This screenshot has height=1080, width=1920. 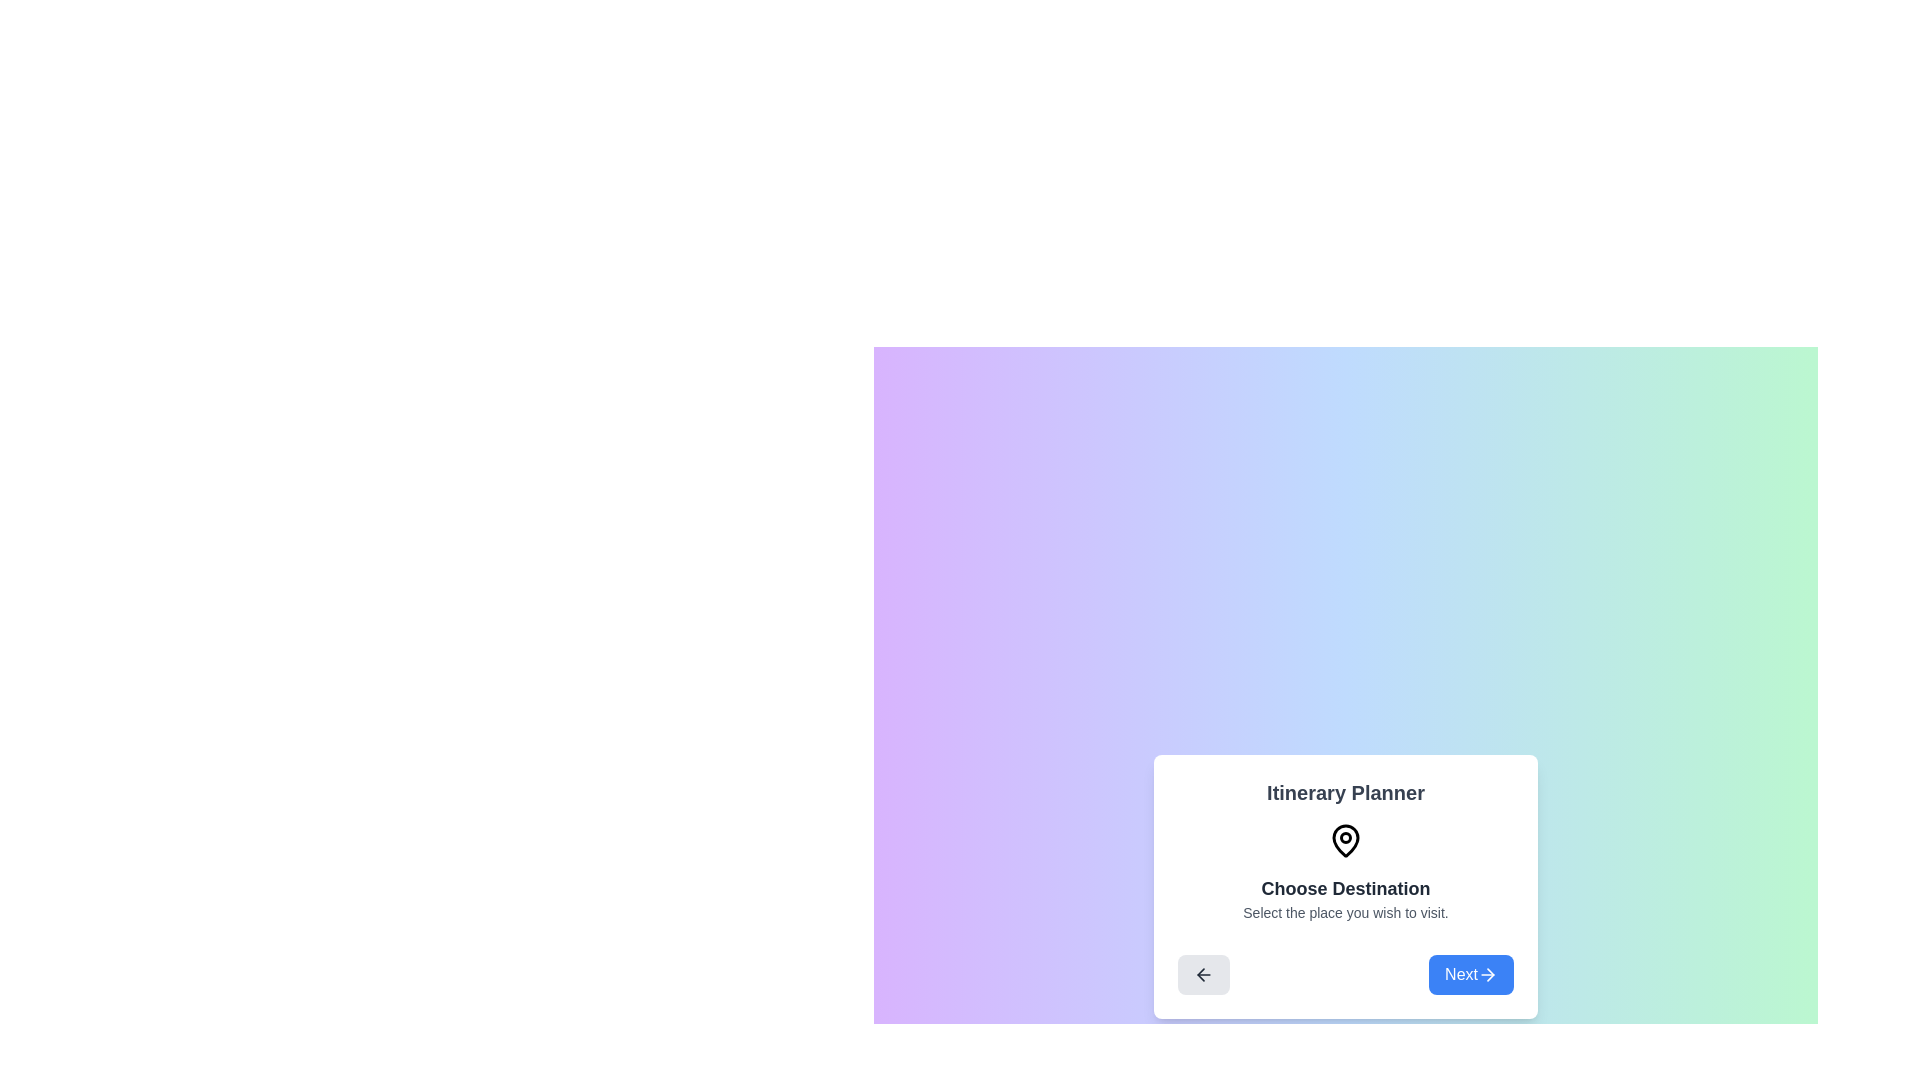 What do you see at coordinates (1488, 974) in the screenshot?
I see `the arrow icon within the 'Next' button located at the bottom right corner of the modal dialog box, which has a blue background and rounded corners` at bounding box center [1488, 974].